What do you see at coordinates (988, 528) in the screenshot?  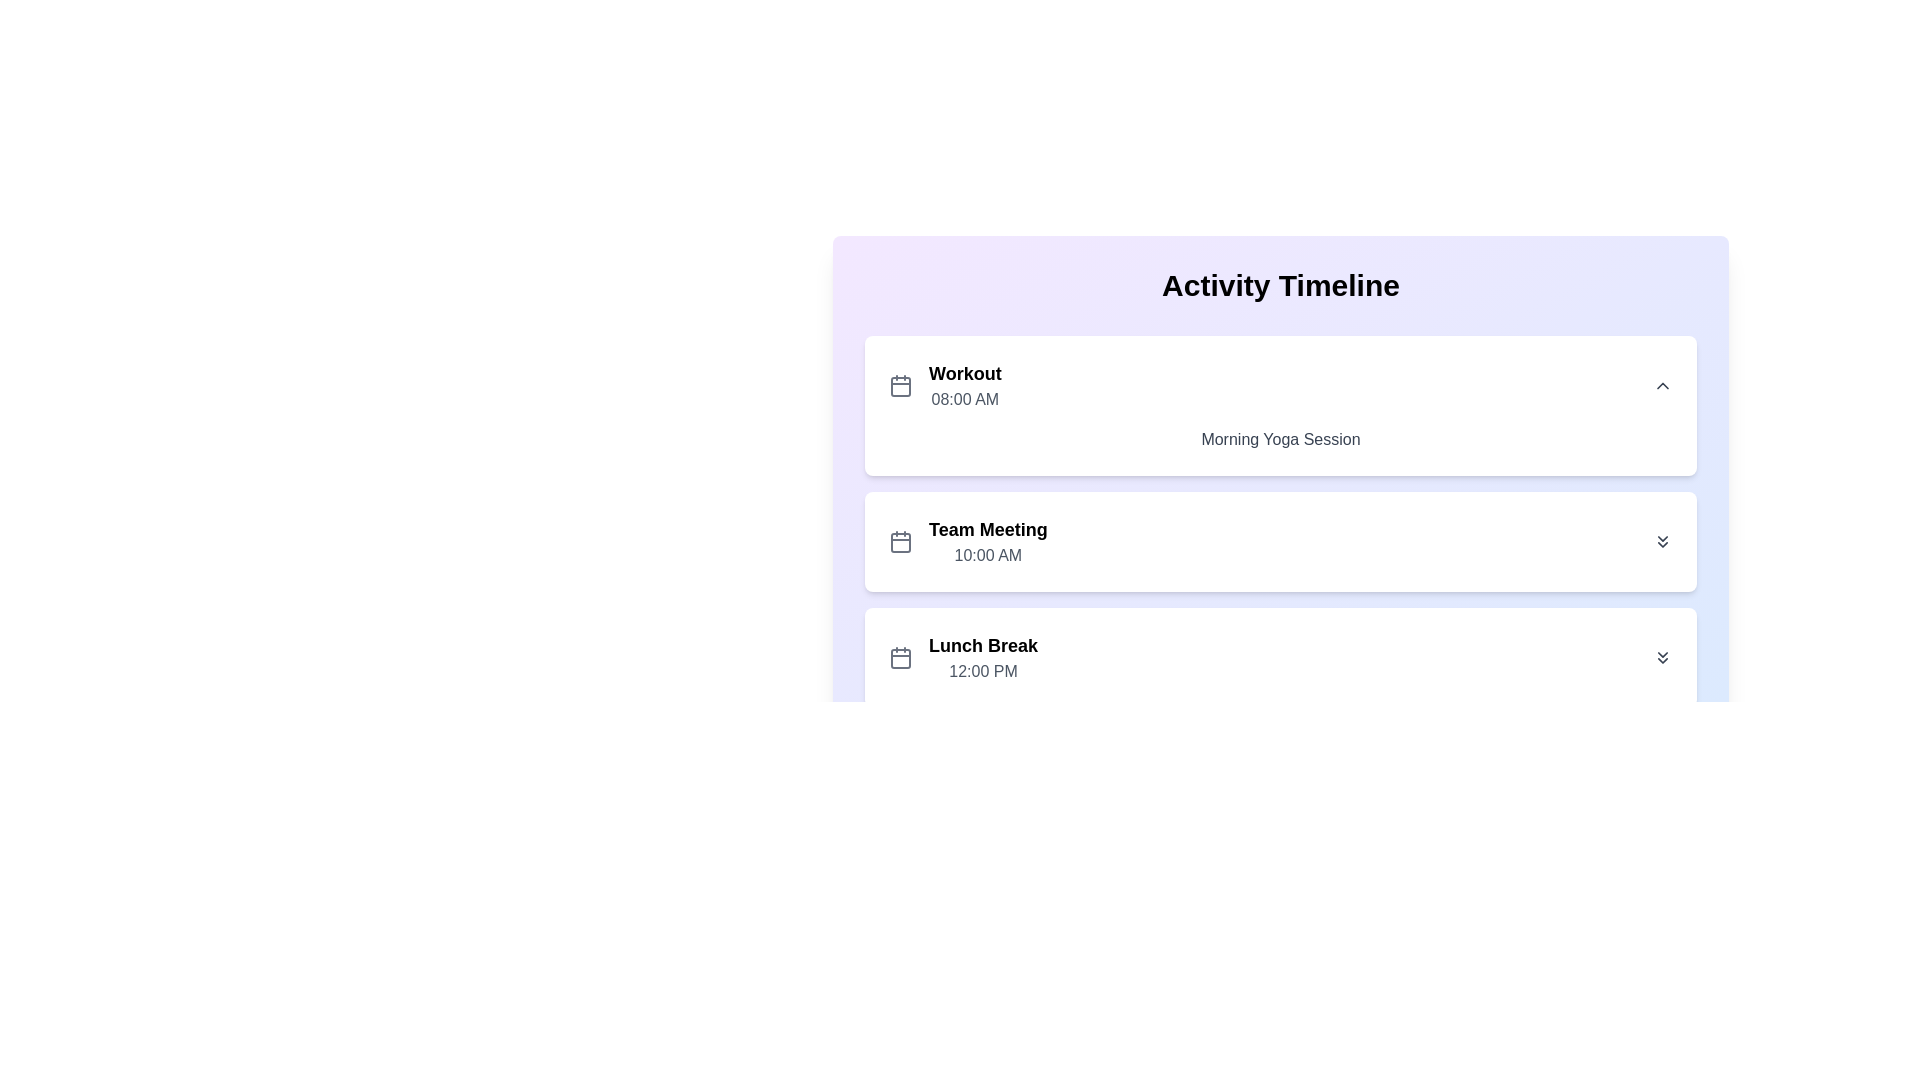 I see `the Text Label element that serves as a descriptor for the activity in the 'Activity Timeline', positioned above the 'Lunch Break' card and below the 'Workout' card` at bounding box center [988, 528].